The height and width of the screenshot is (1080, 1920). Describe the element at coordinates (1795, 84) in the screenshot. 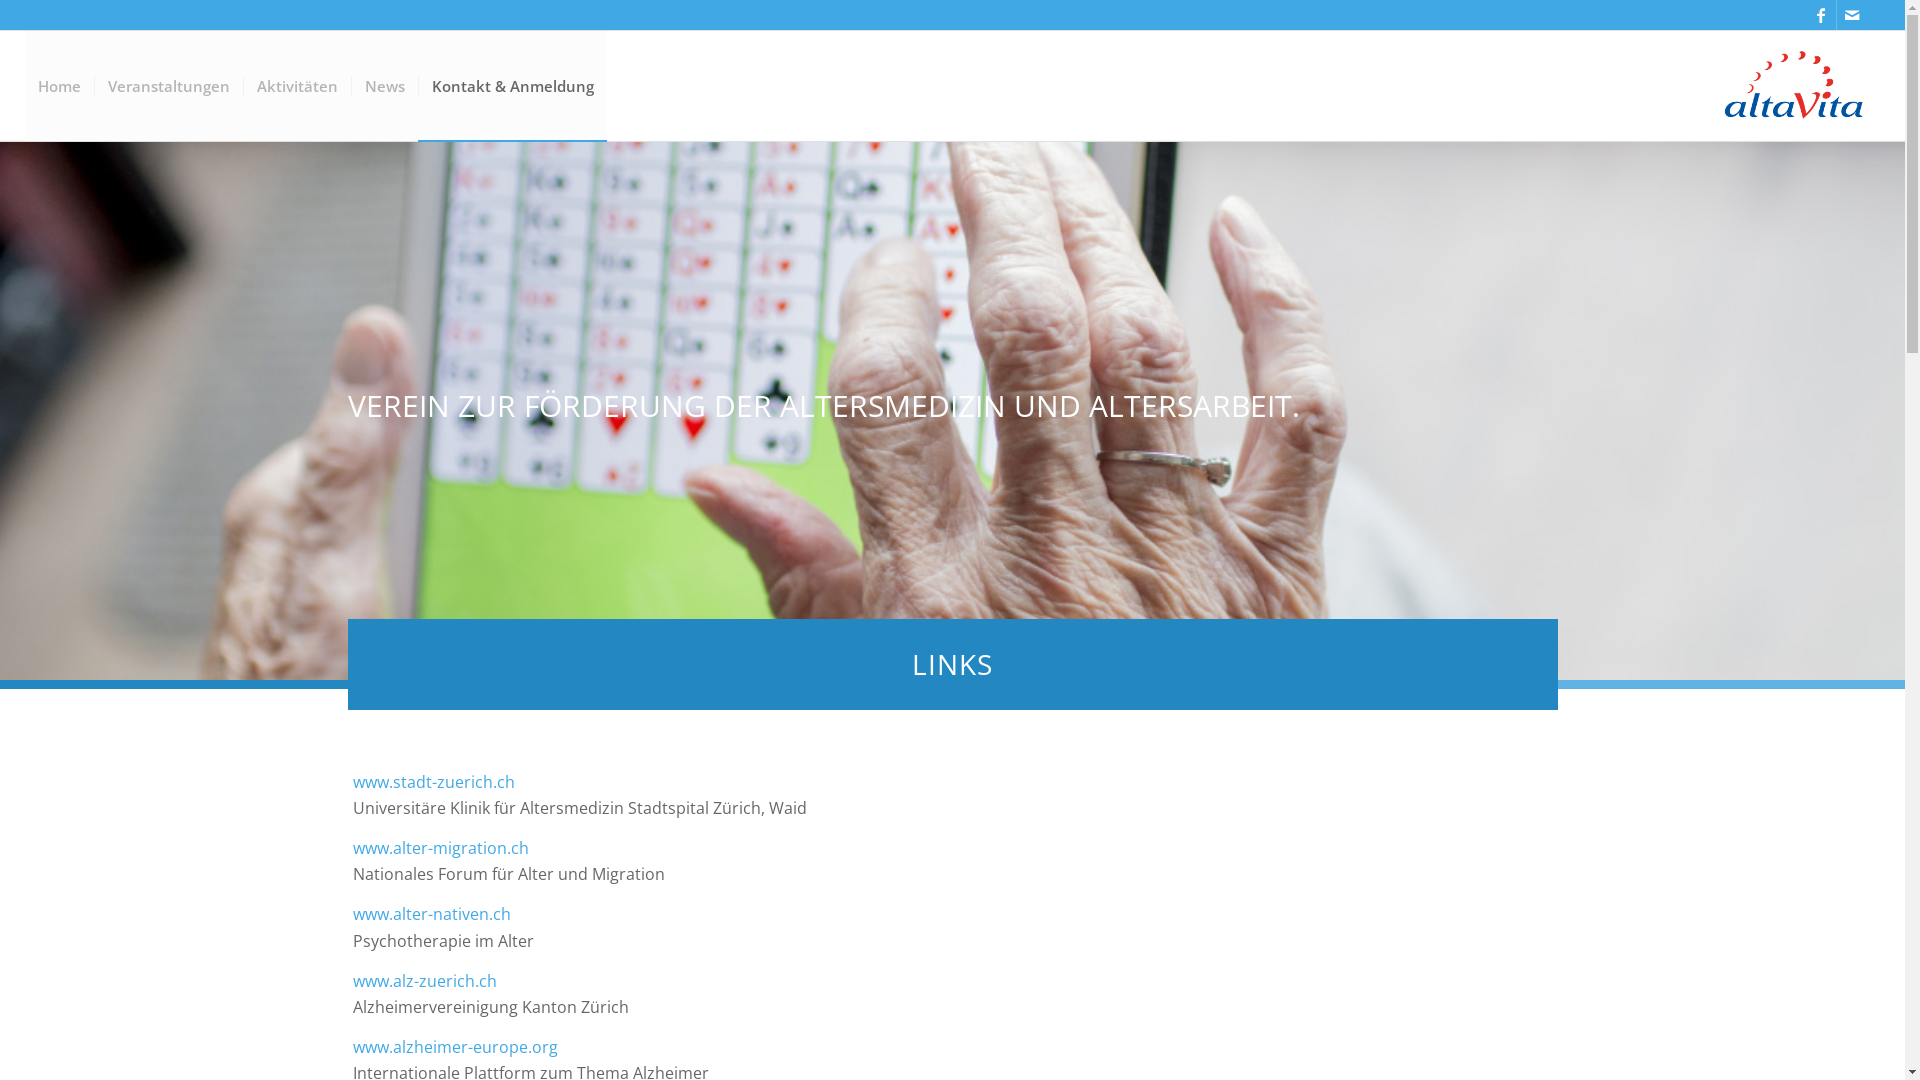

I see `'Logo altavita'` at that location.